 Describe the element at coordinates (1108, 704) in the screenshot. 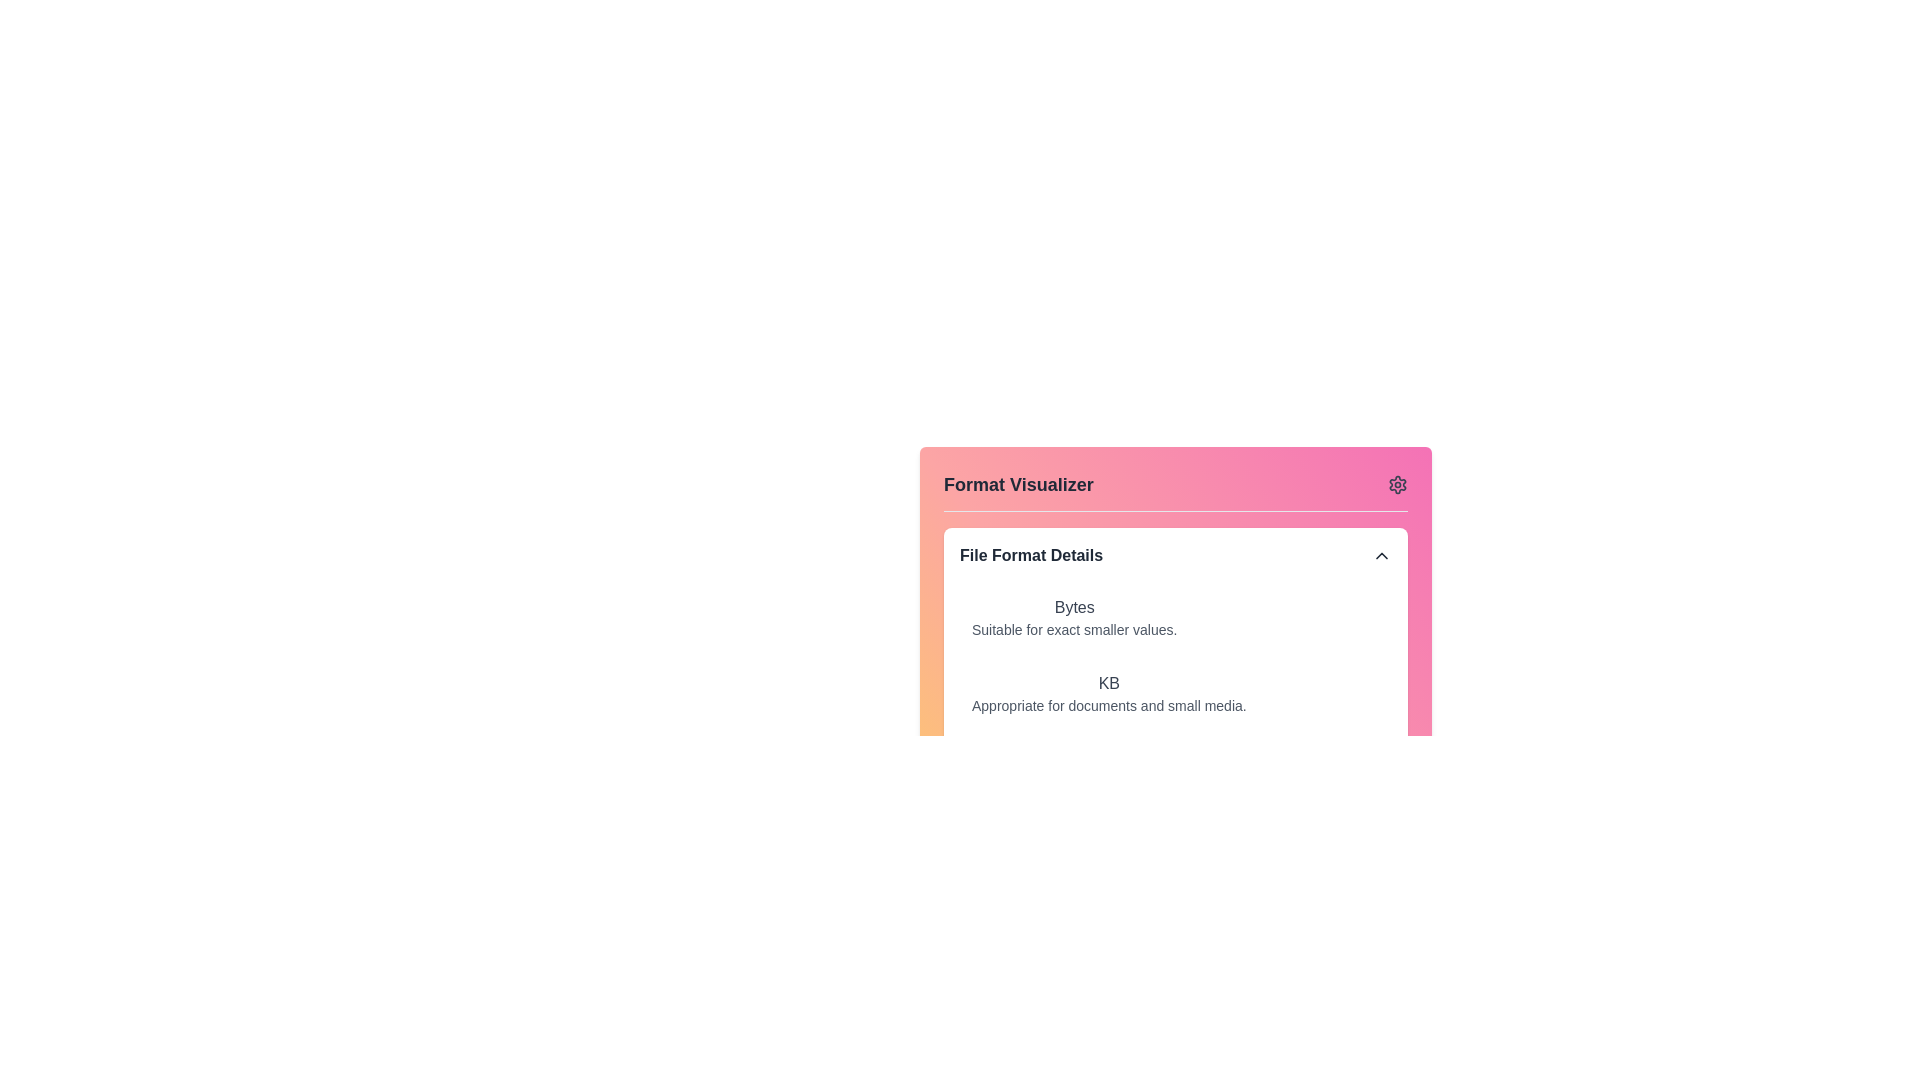

I see `the text label that provides supplementary information about the 'KB' label, located directly beneath it in the 'File Format Details' panel within a pink card interface` at that location.